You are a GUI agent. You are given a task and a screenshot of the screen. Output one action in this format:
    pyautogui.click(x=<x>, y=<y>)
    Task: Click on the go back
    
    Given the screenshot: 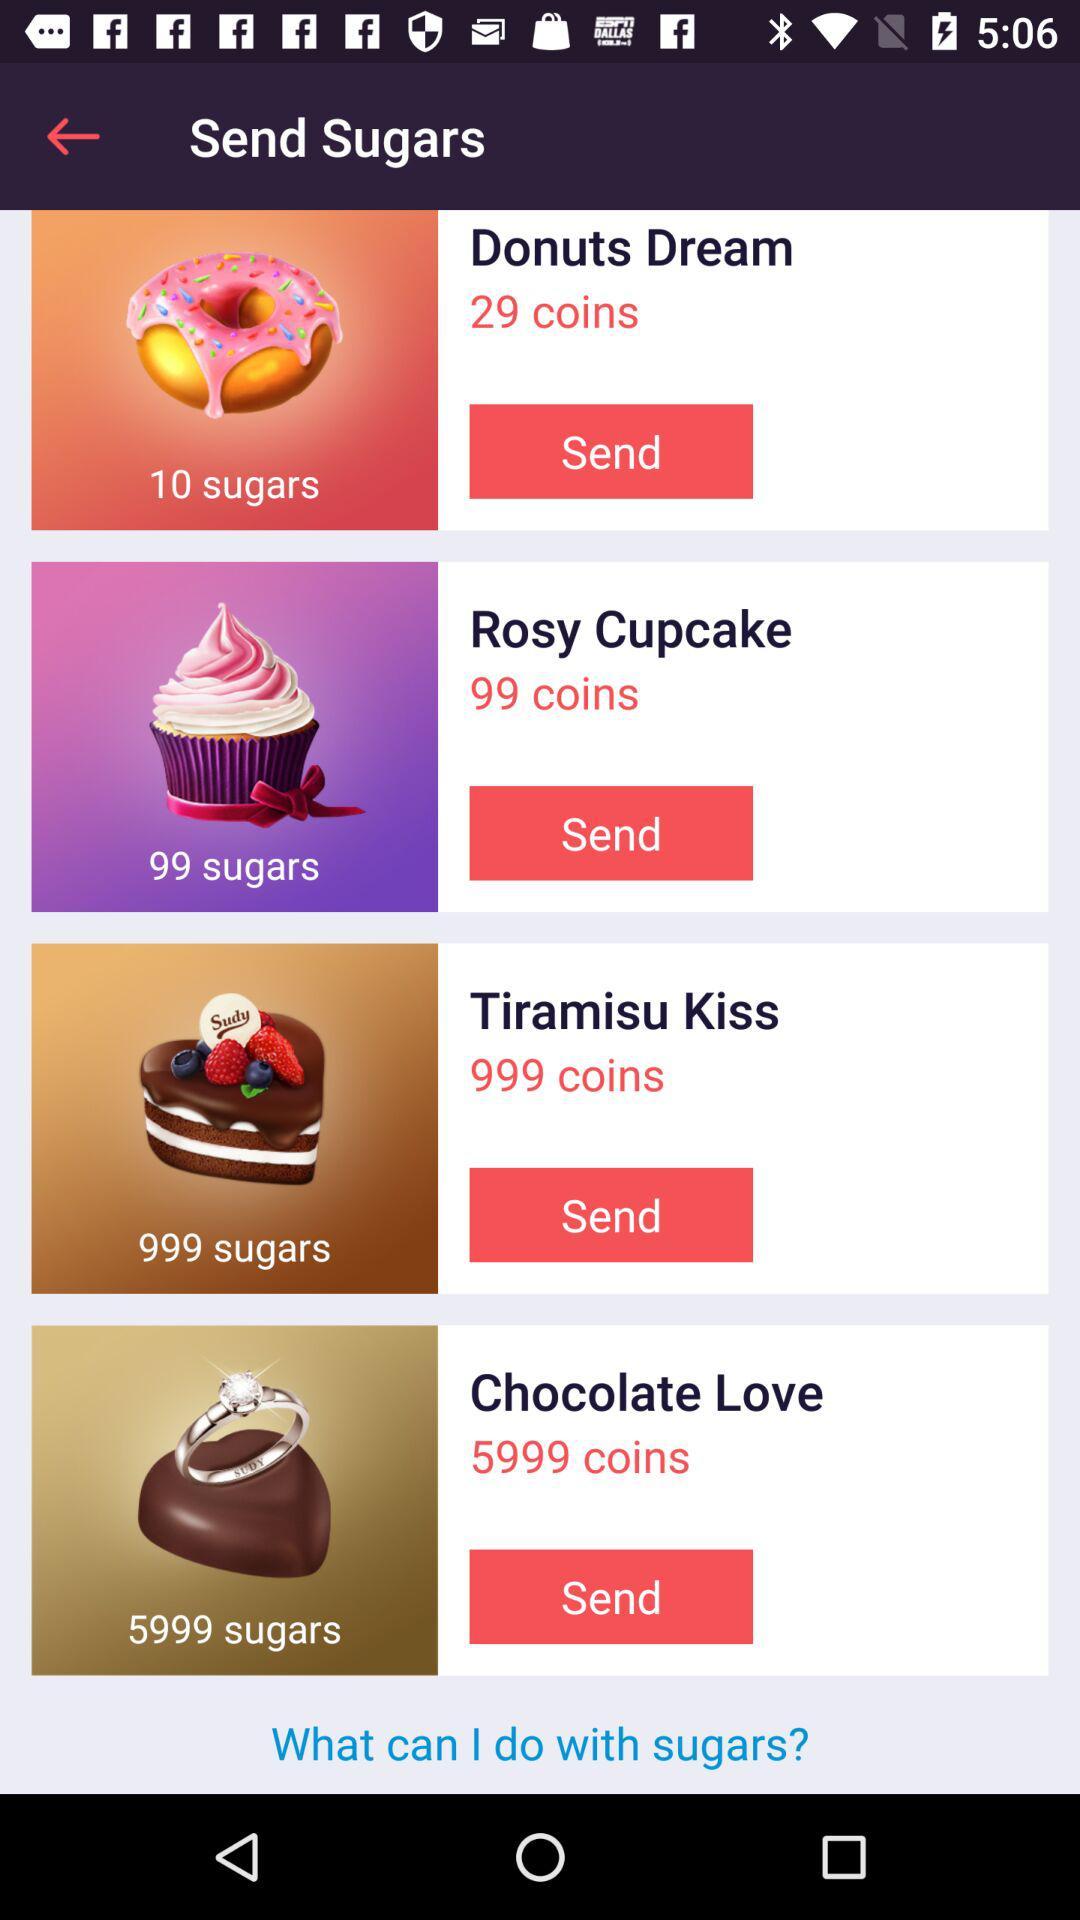 What is the action you would take?
    pyautogui.click(x=72, y=135)
    